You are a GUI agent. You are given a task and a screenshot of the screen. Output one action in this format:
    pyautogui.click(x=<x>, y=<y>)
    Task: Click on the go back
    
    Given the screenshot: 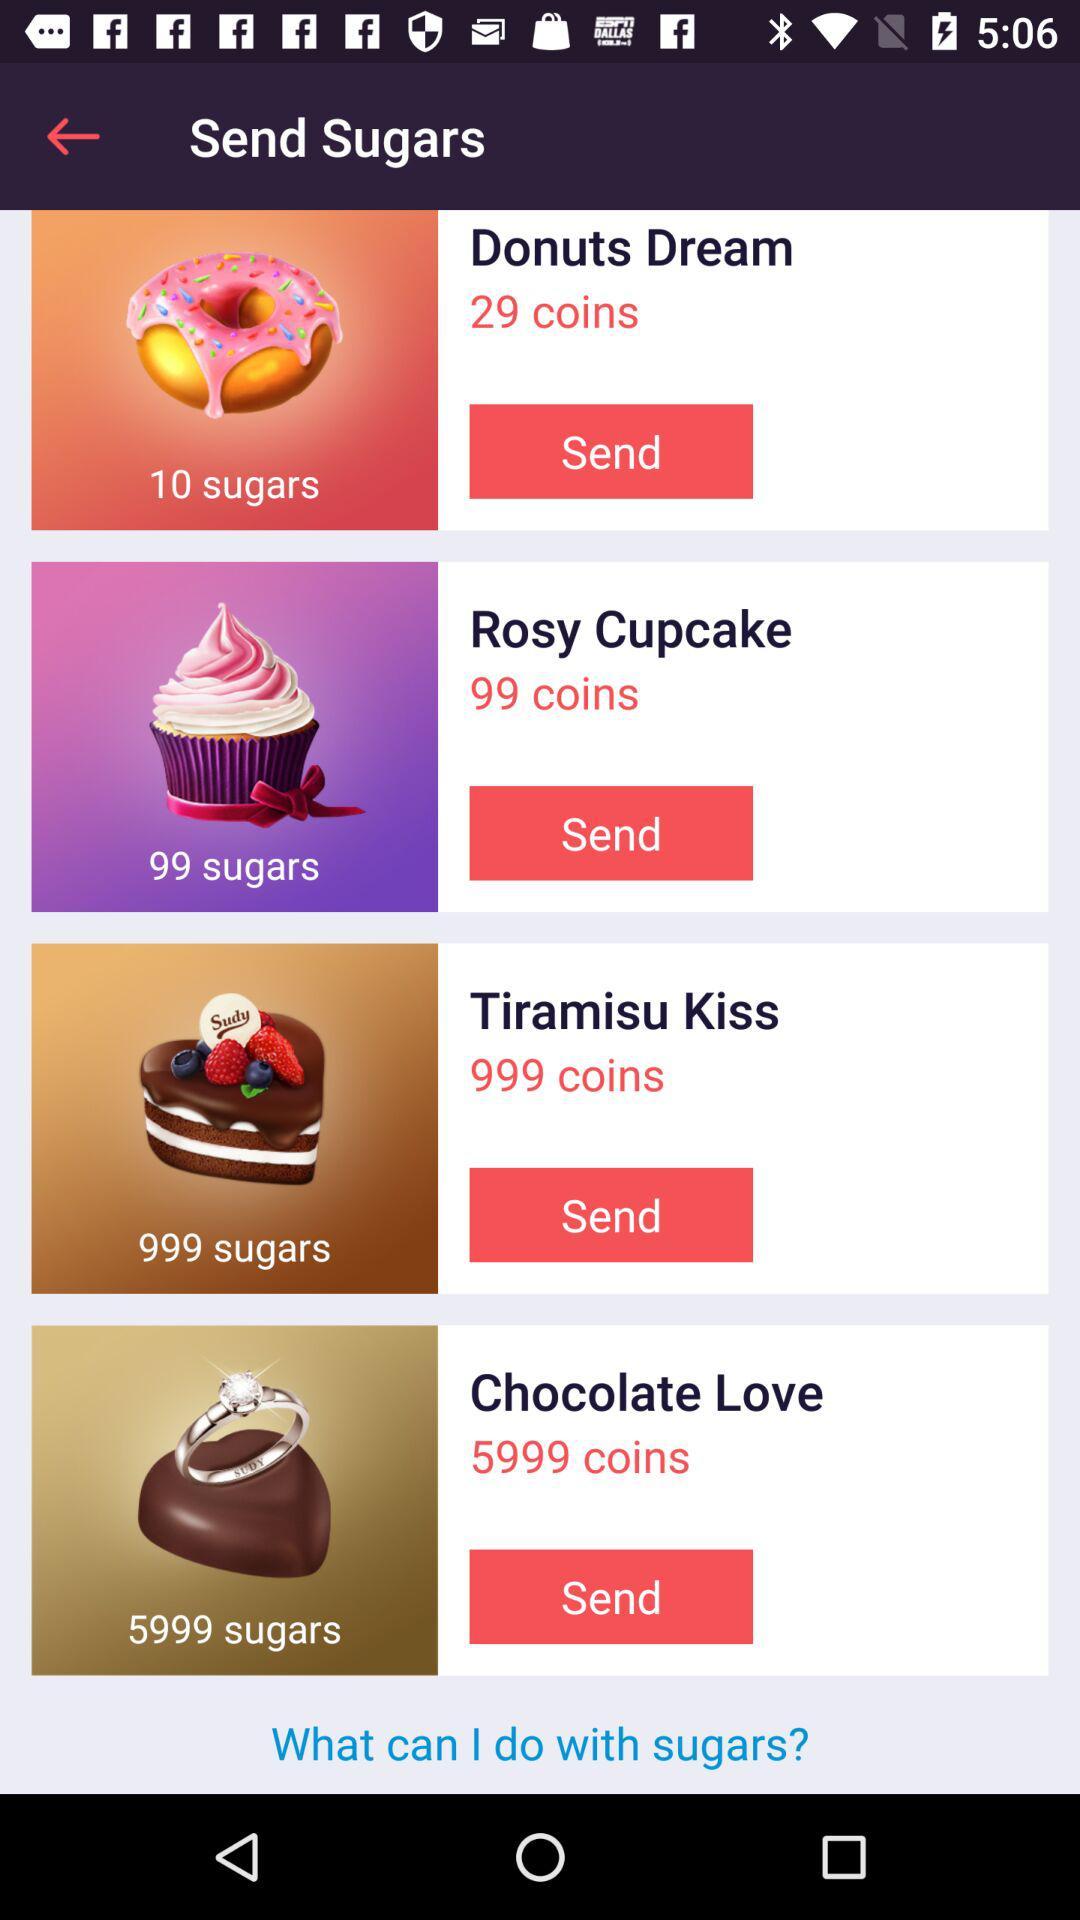 What is the action you would take?
    pyautogui.click(x=72, y=135)
    